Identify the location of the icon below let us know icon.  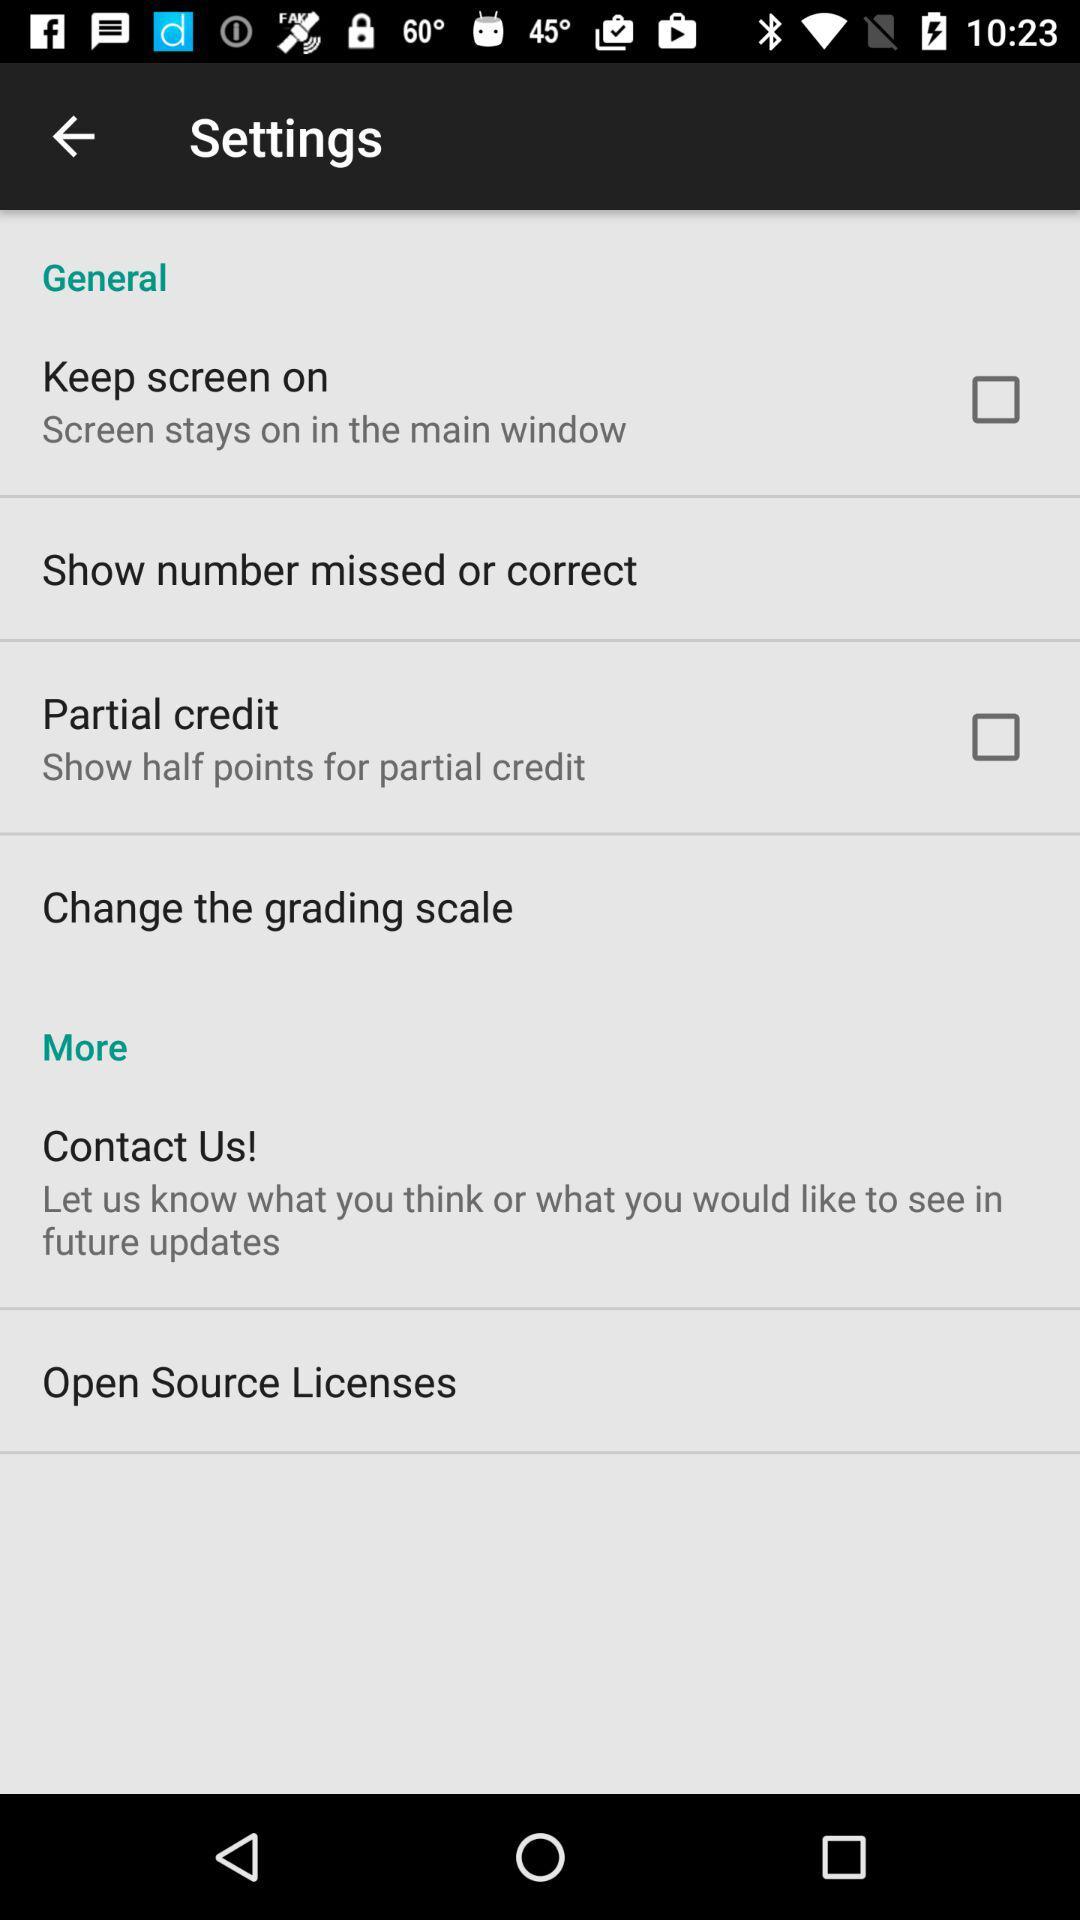
(248, 1379).